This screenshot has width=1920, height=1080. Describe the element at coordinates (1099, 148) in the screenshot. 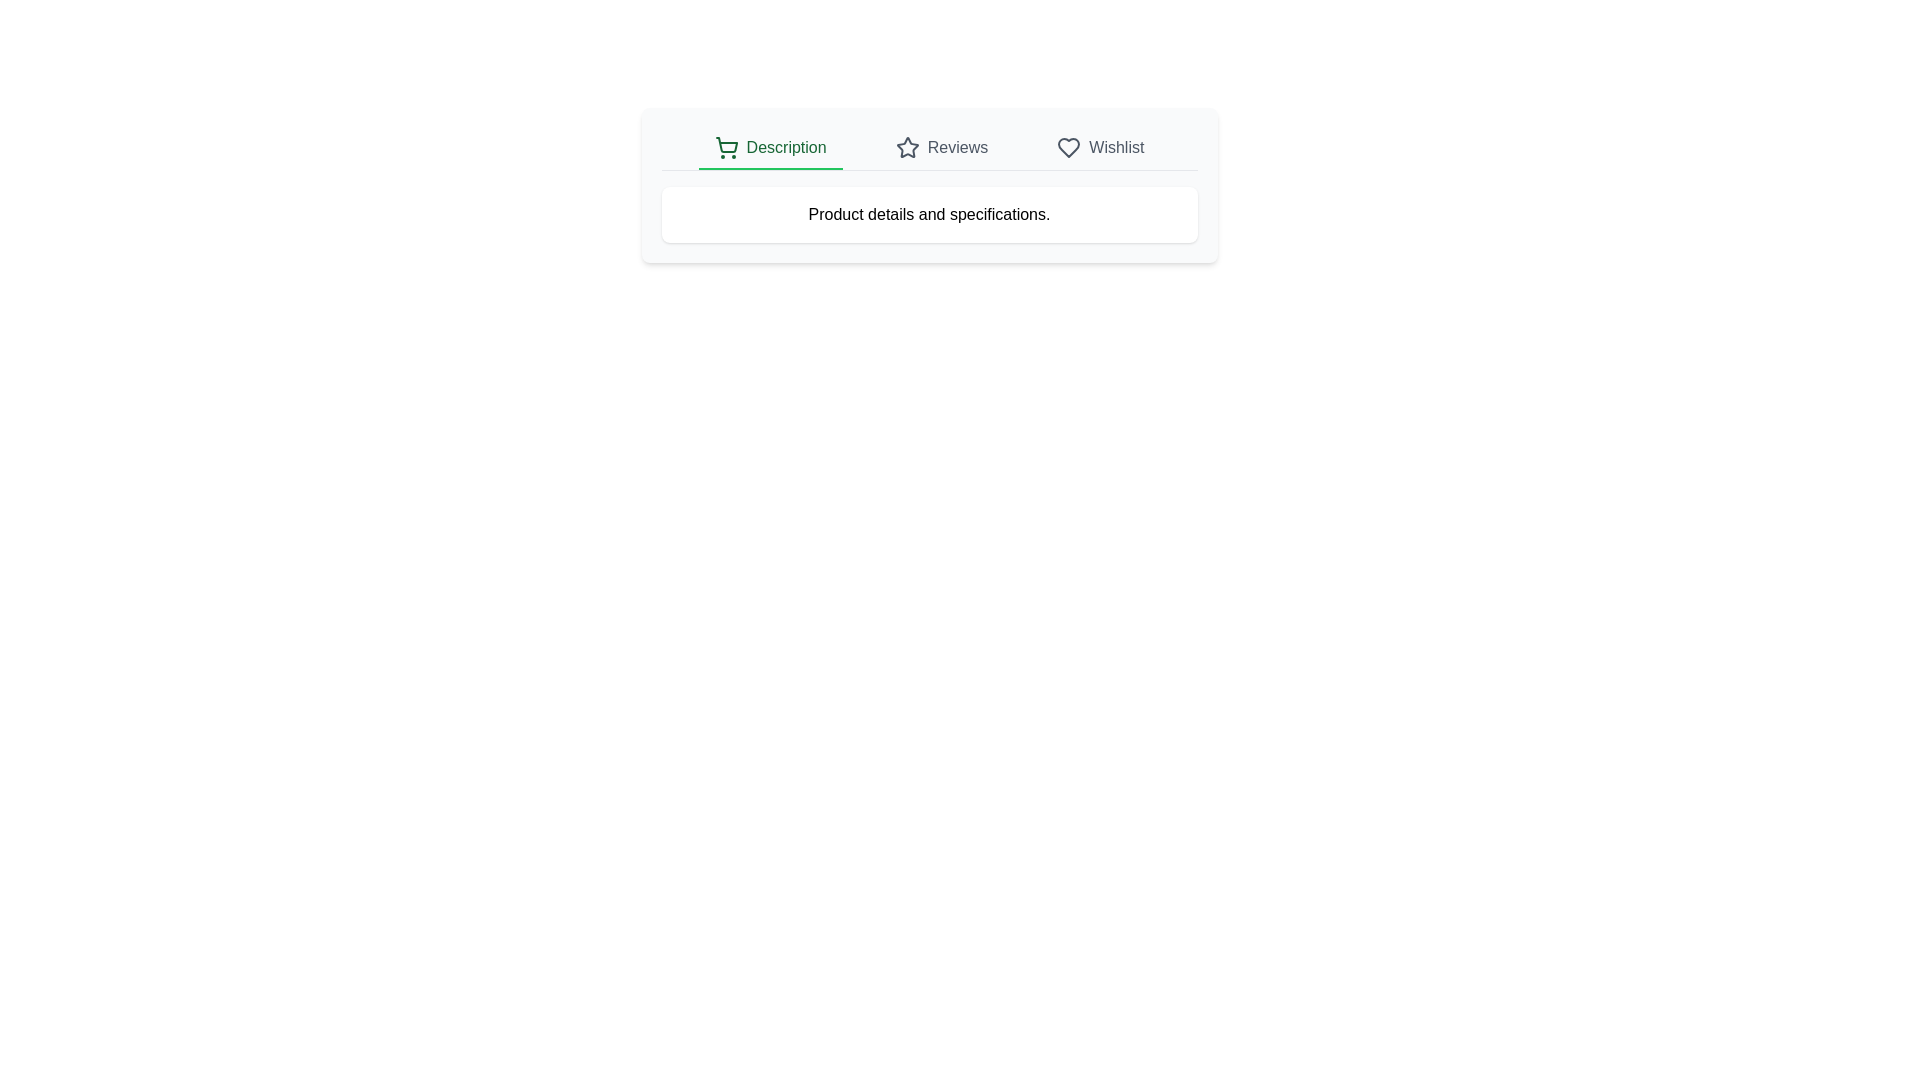

I see `the tab text Wishlist to select it` at that location.